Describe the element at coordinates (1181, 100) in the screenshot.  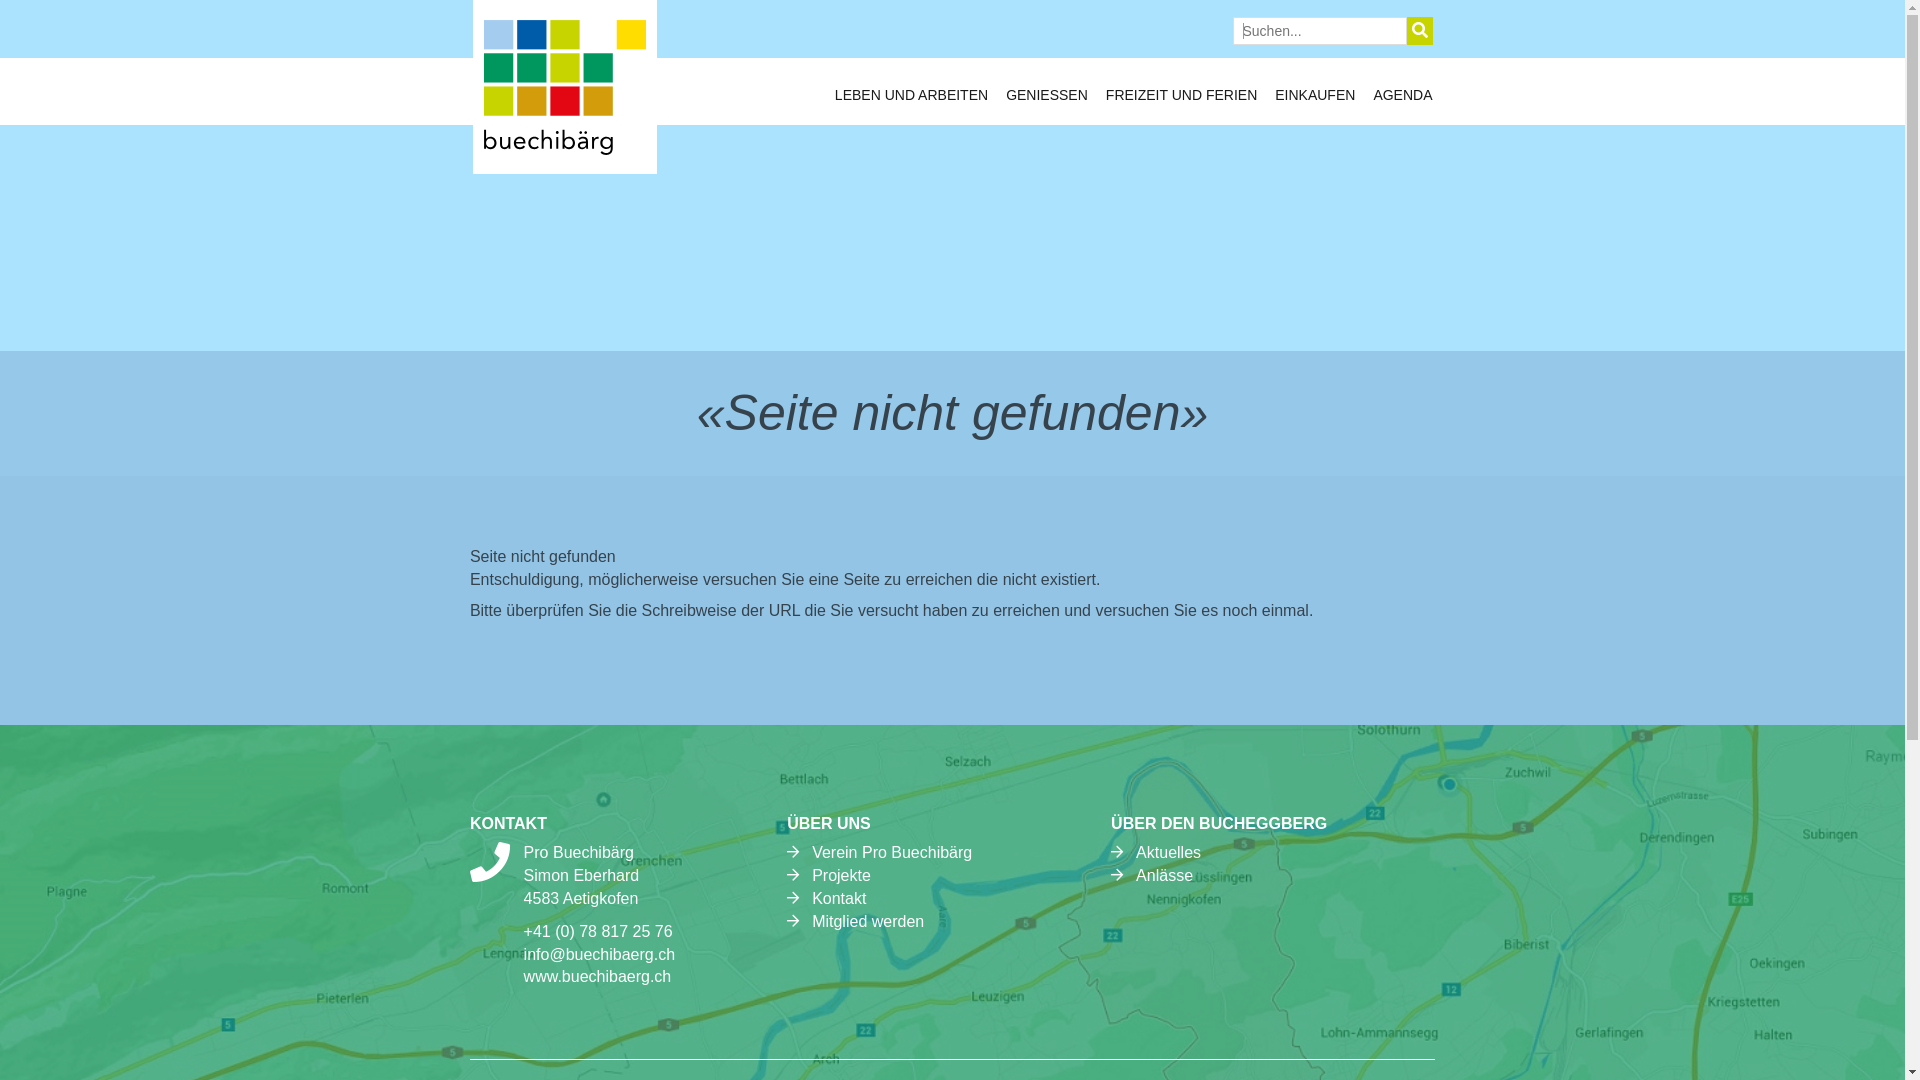
I see `'FREIZEIT UND FERIEN'` at that location.